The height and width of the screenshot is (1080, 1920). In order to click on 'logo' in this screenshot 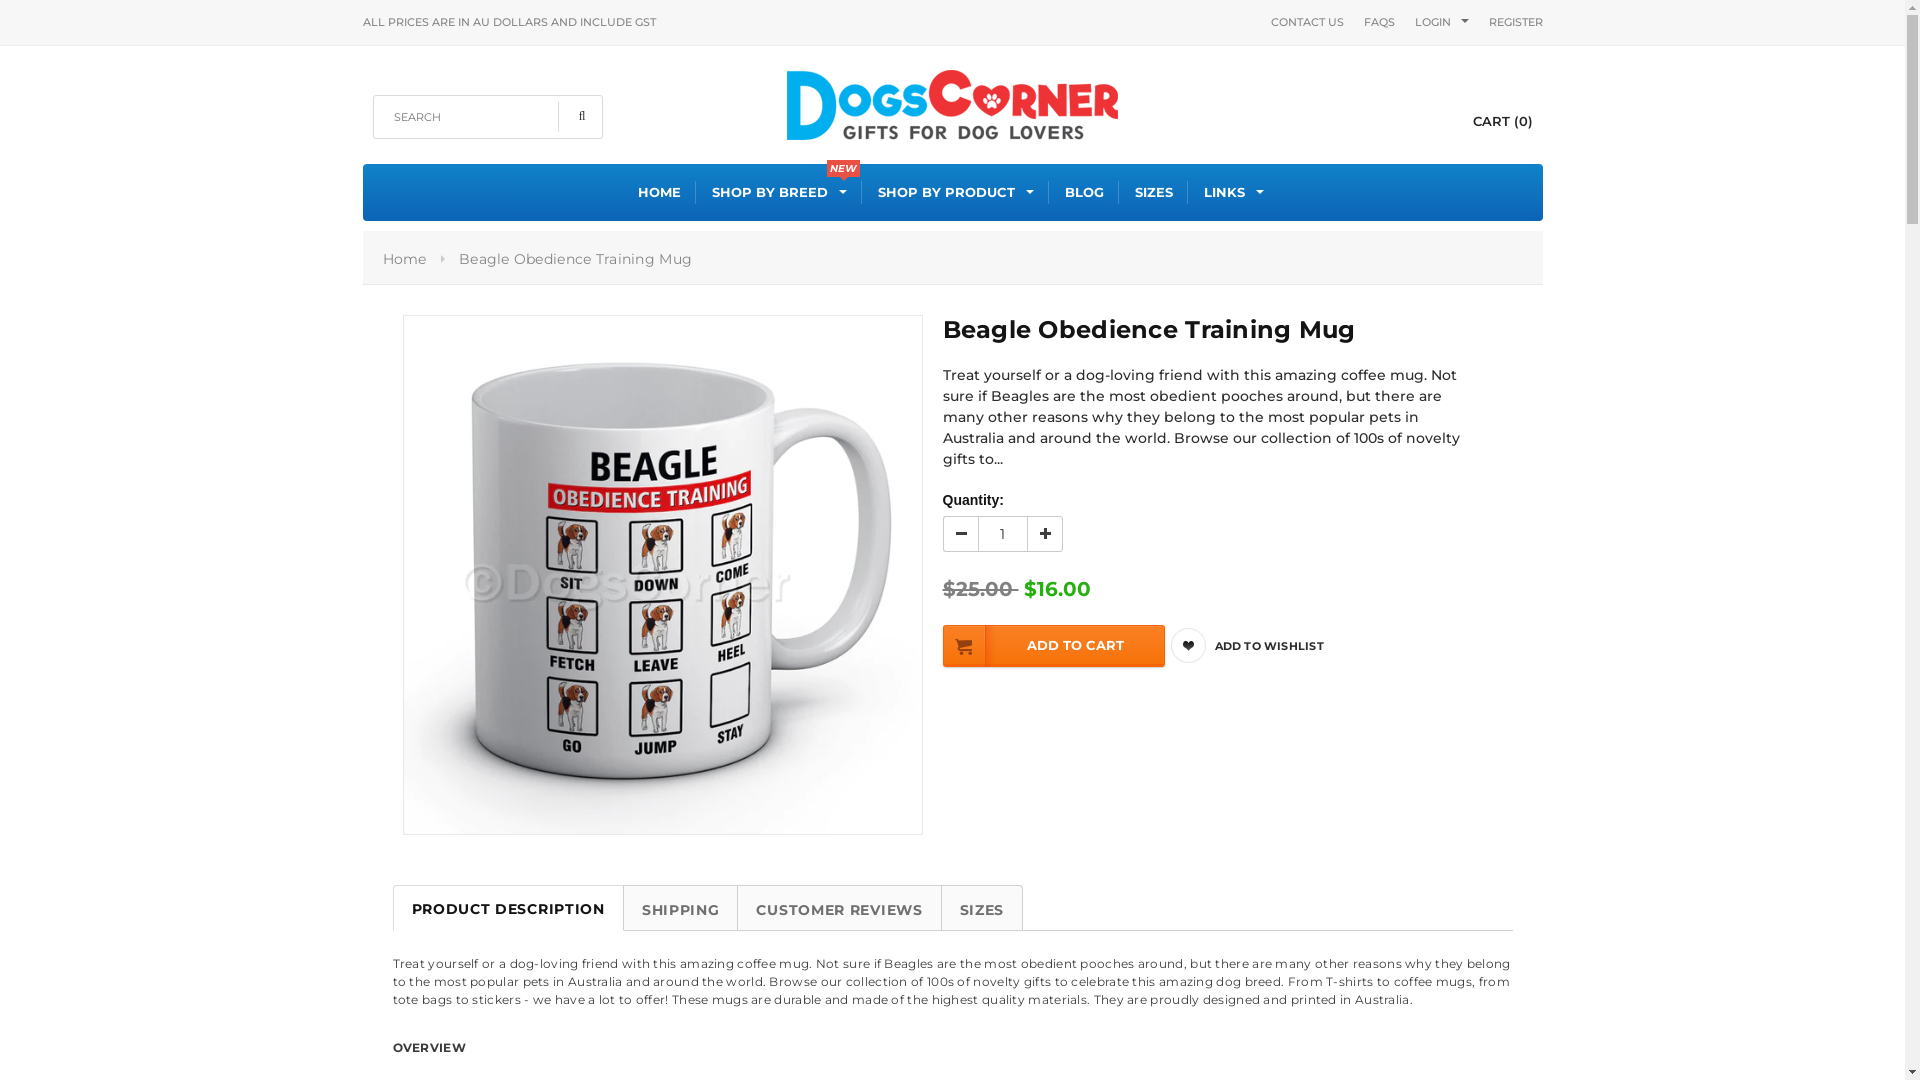, I will do `click(951, 101)`.